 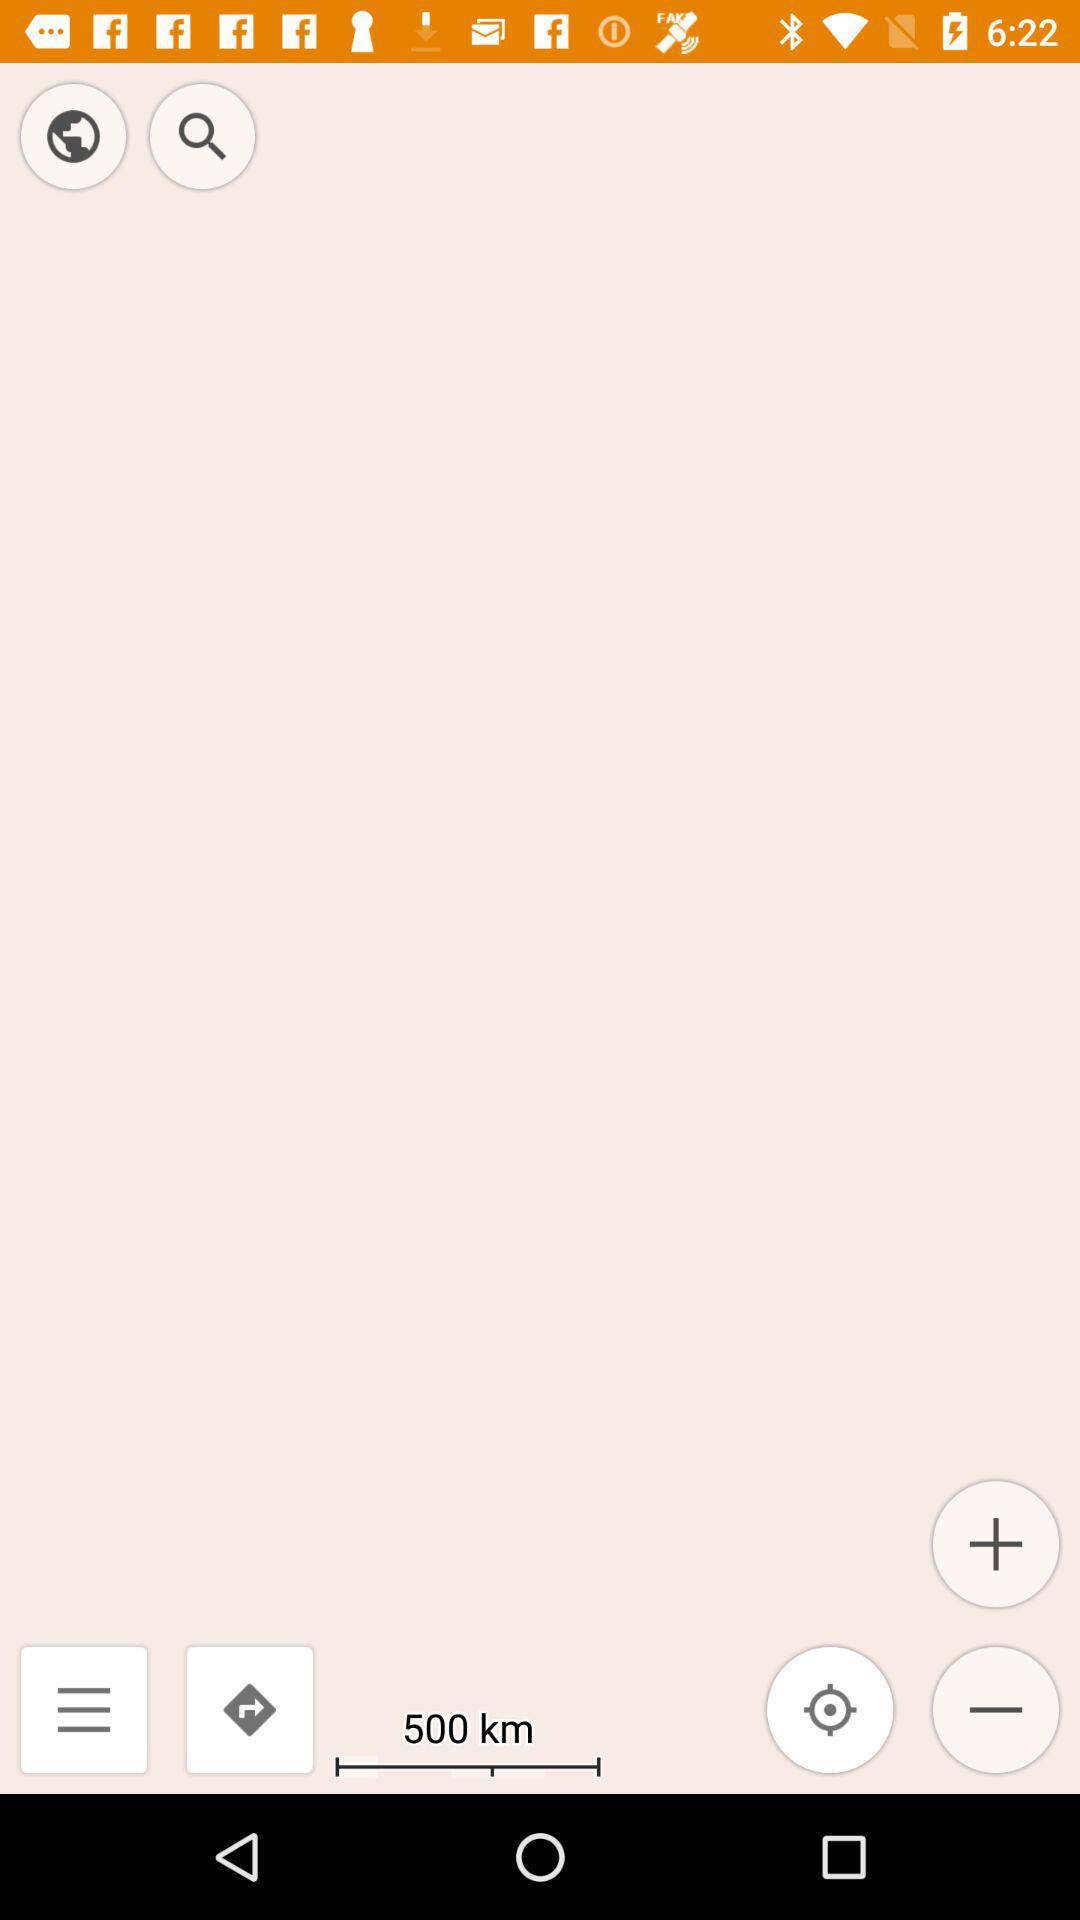 I want to click on the search icon, so click(x=202, y=135).